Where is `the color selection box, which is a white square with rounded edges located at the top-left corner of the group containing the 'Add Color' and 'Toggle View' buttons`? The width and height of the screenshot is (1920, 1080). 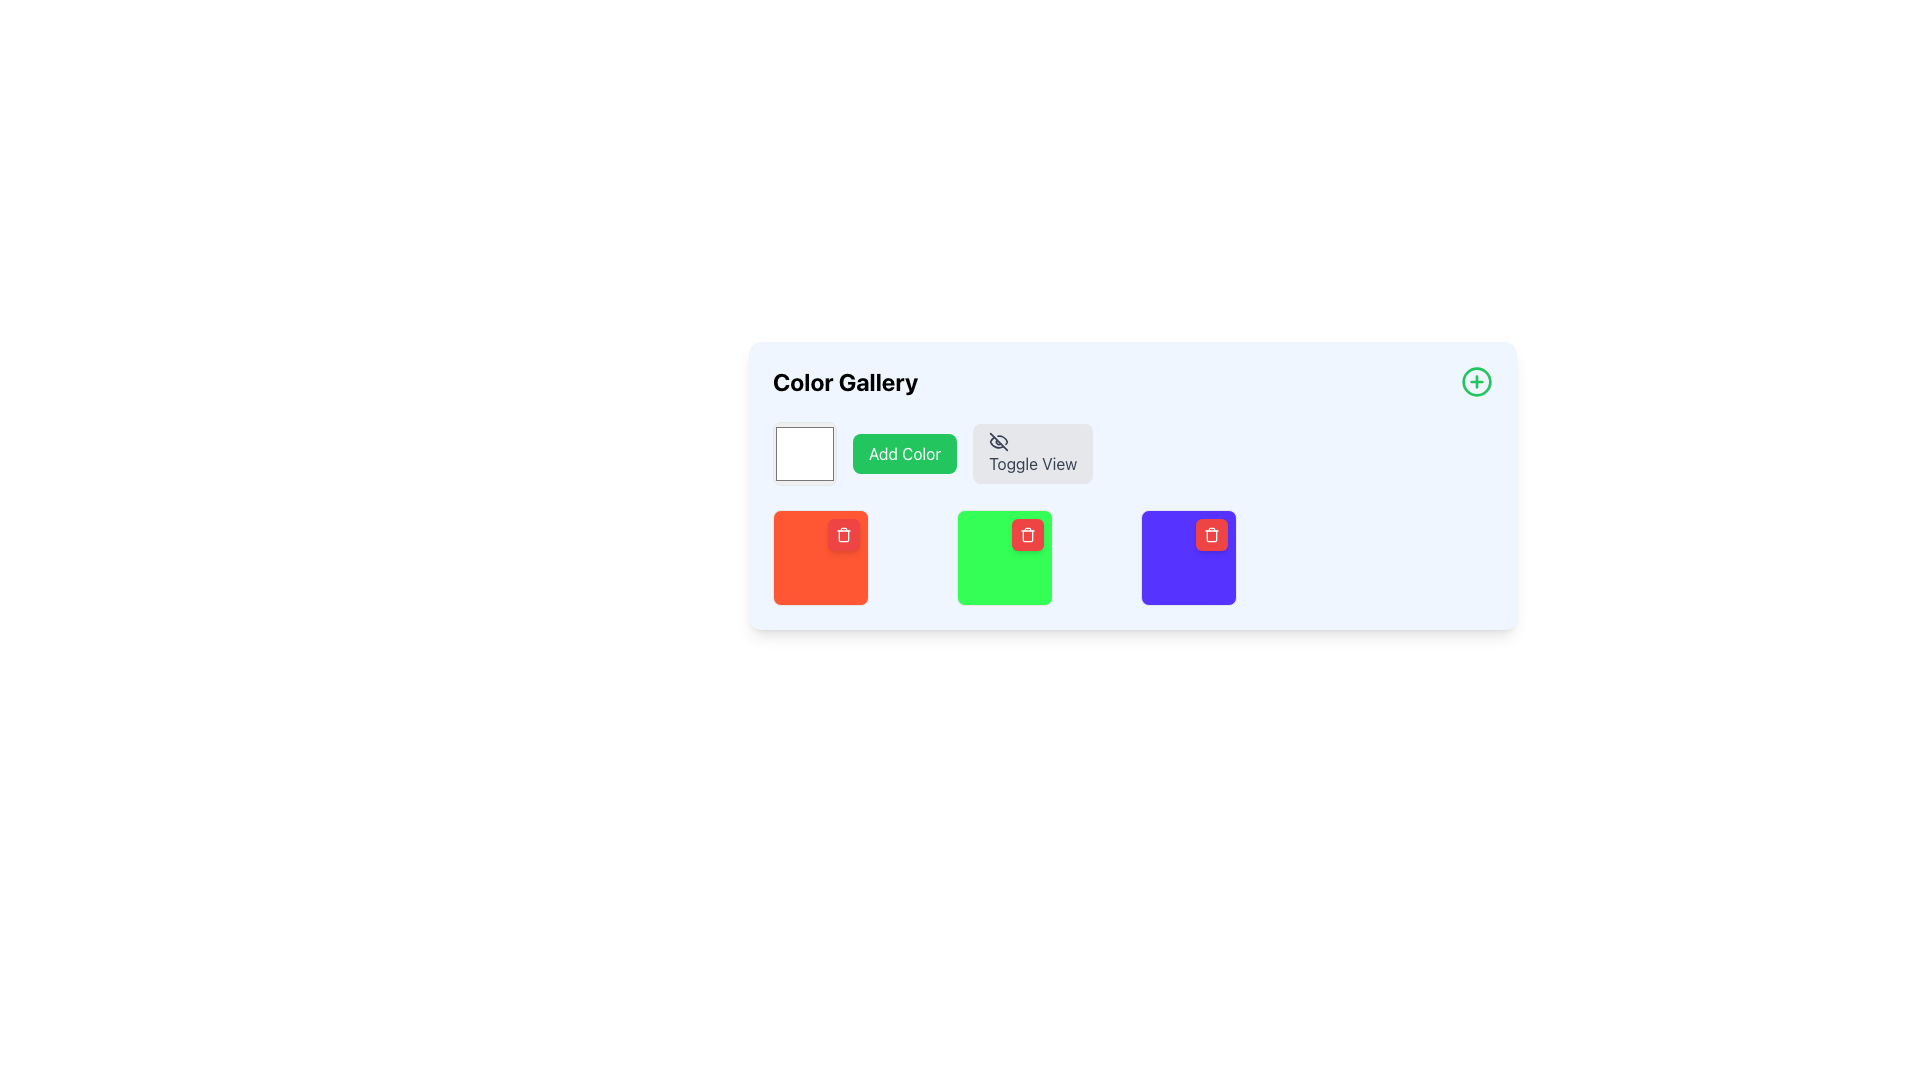 the color selection box, which is a white square with rounded edges located at the top-left corner of the group containing the 'Add Color' and 'Toggle View' buttons is located at coordinates (805, 454).